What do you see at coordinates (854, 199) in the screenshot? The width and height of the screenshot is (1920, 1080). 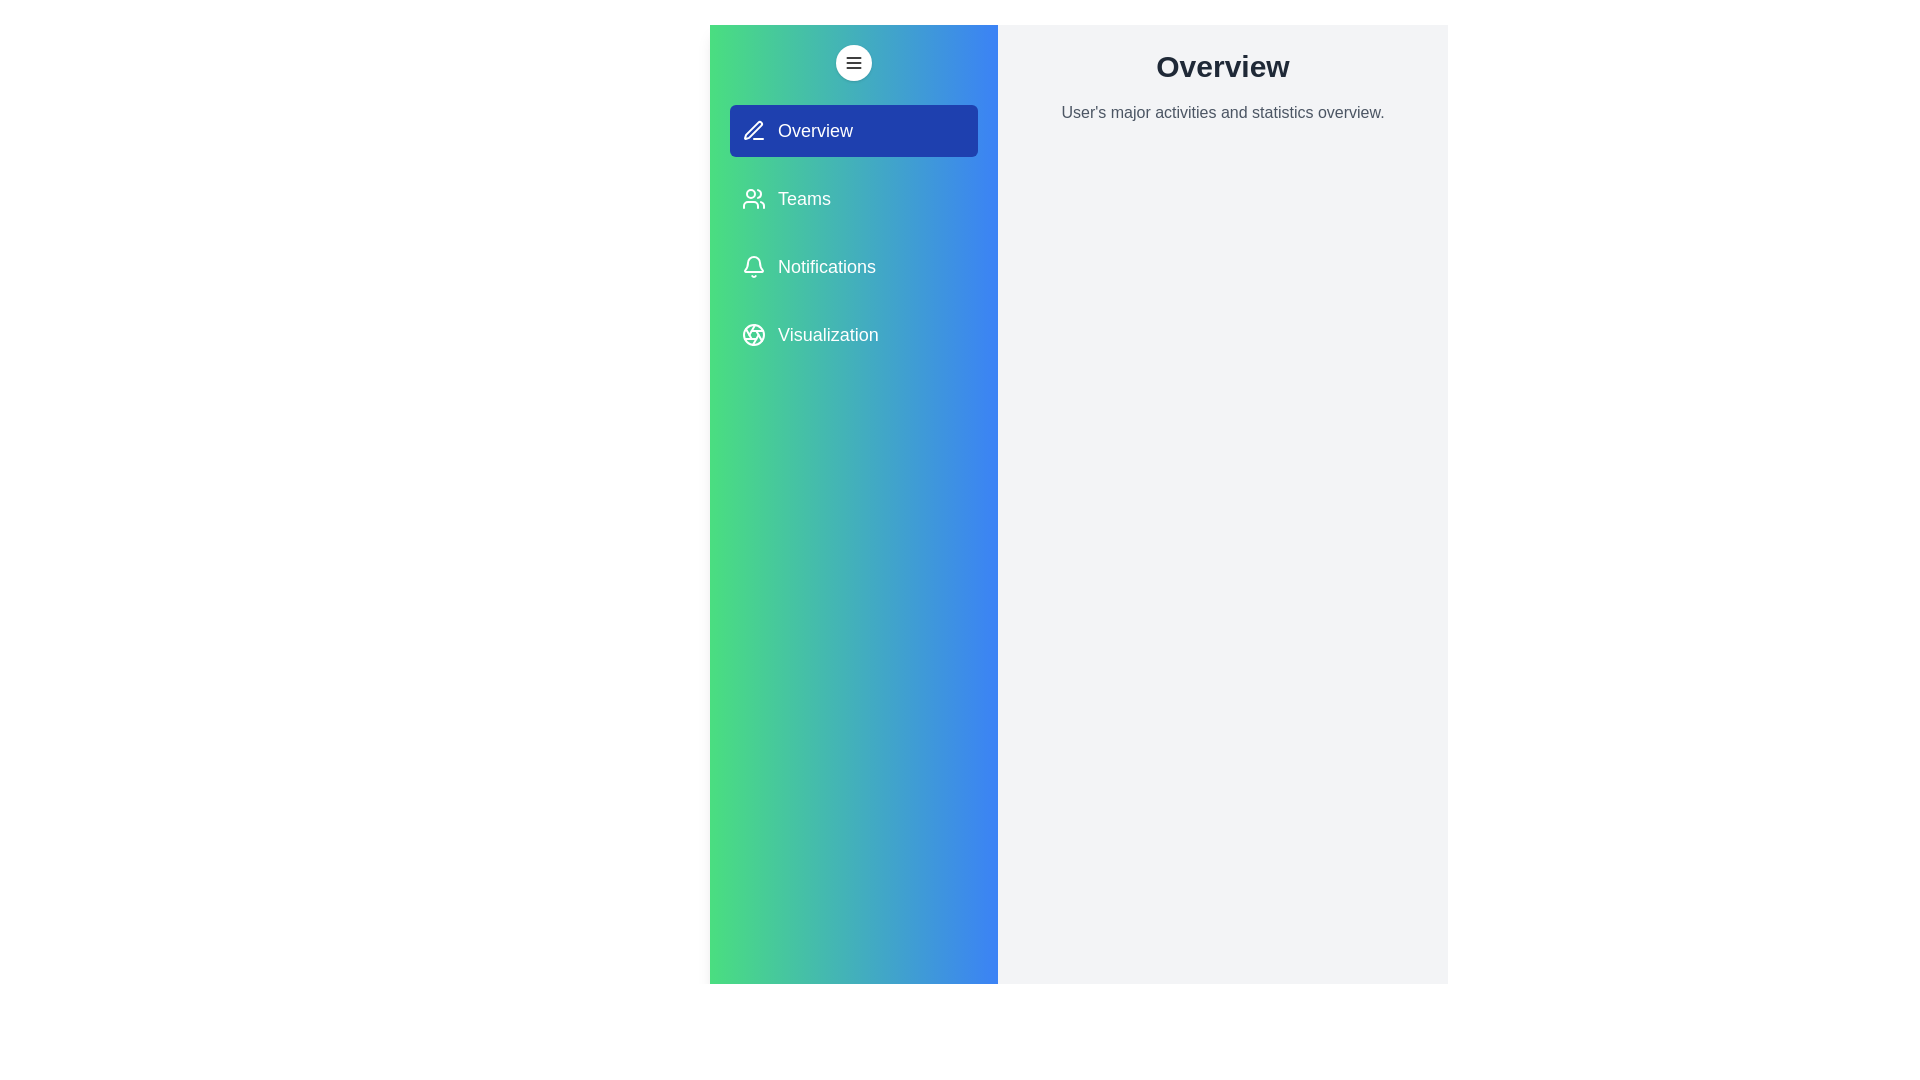 I see `the drawer elements to observe highlights. The element to hover over is specified by the parameter Teams` at bounding box center [854, 199].